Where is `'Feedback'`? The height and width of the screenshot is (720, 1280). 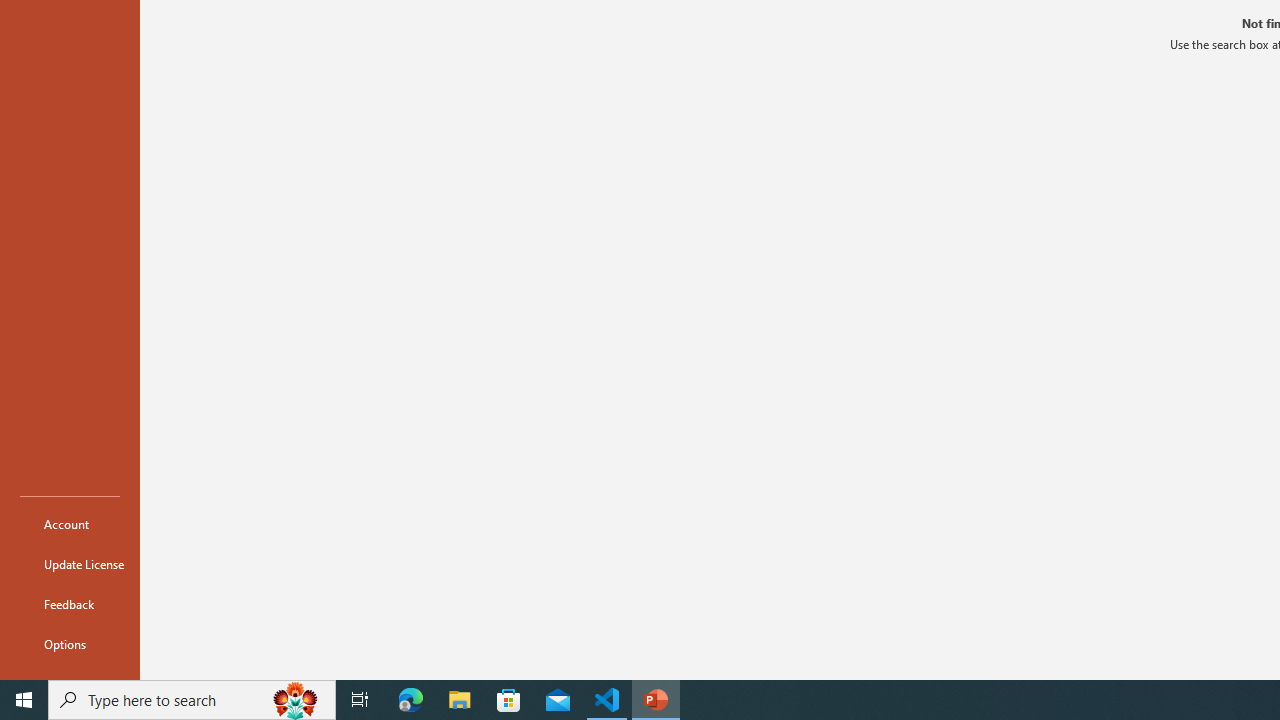
'Feedback' is located at coordinates (69, 603).